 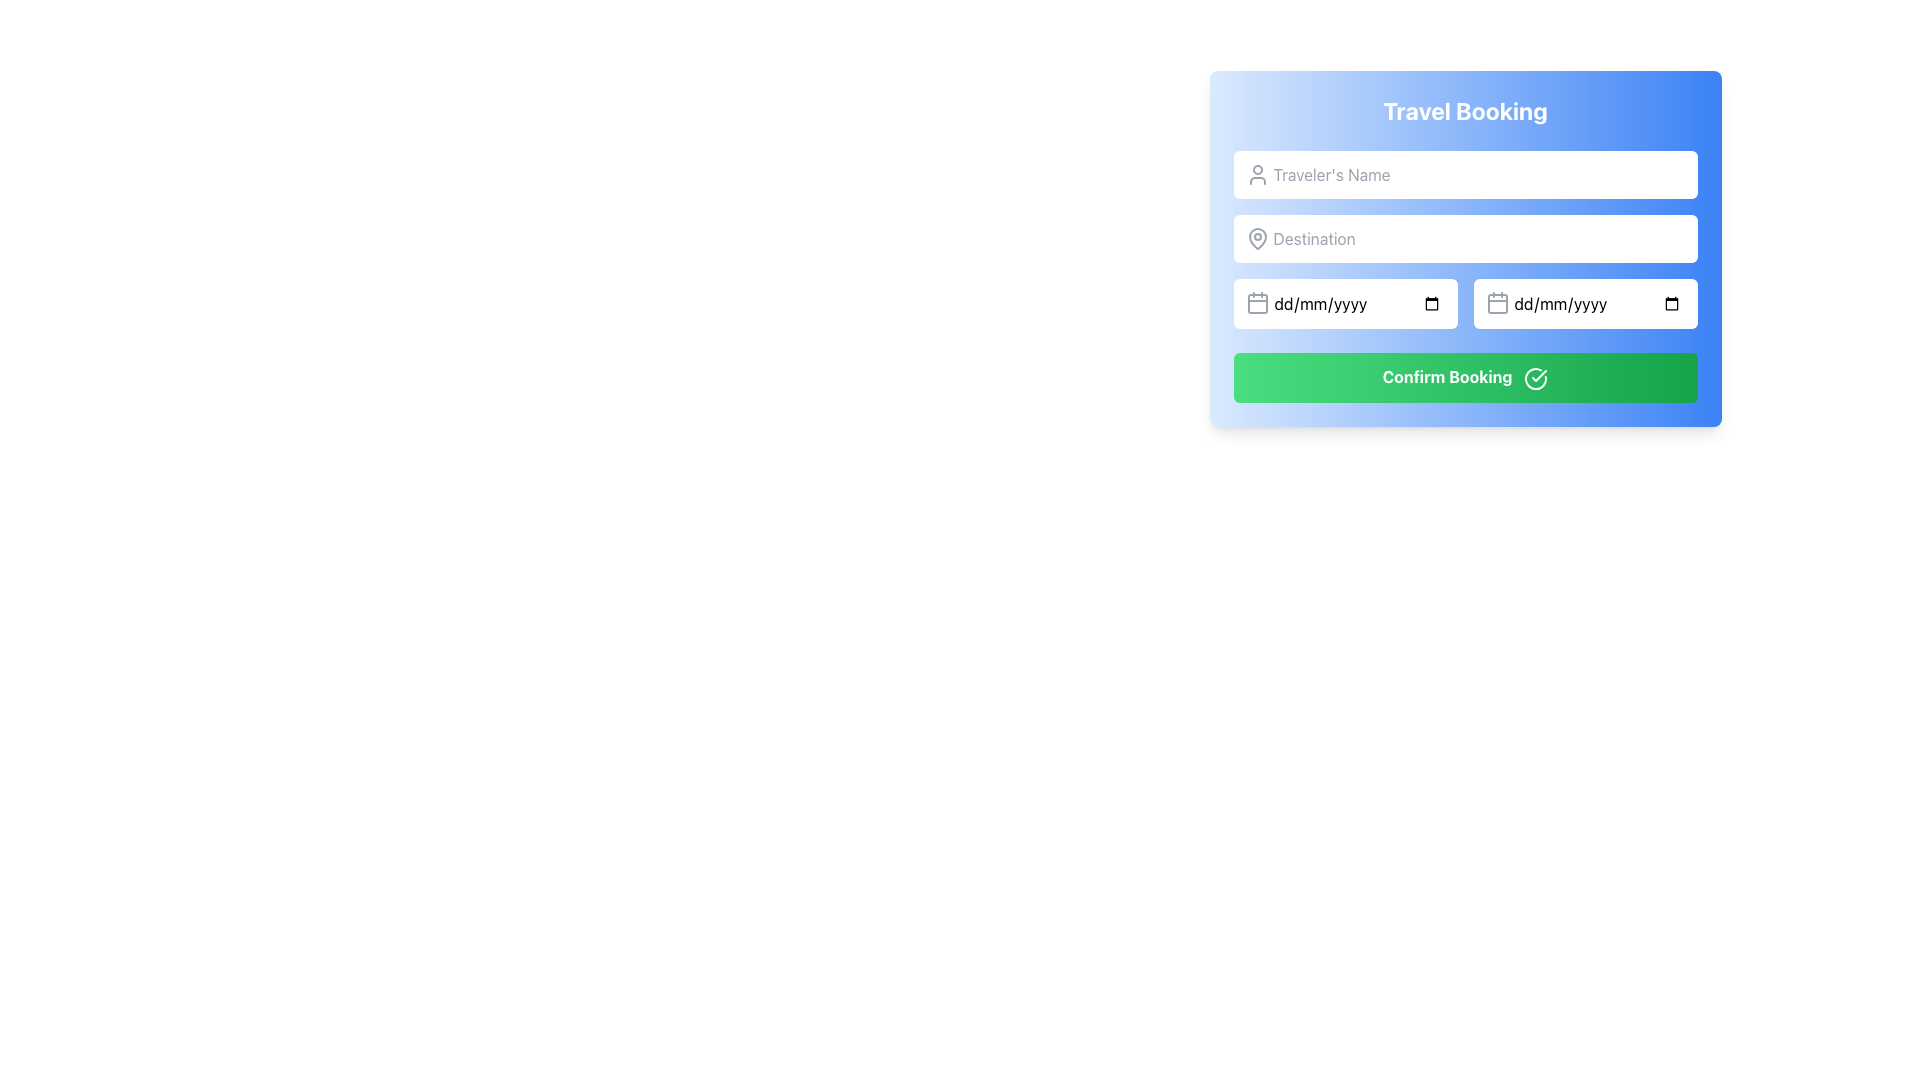 I want to click on the first calendar icon located to the left of the first date input box labeled 'dd/mm/yyyy' in the 'Travel Booking' panel, so click(x=1256, y=304).